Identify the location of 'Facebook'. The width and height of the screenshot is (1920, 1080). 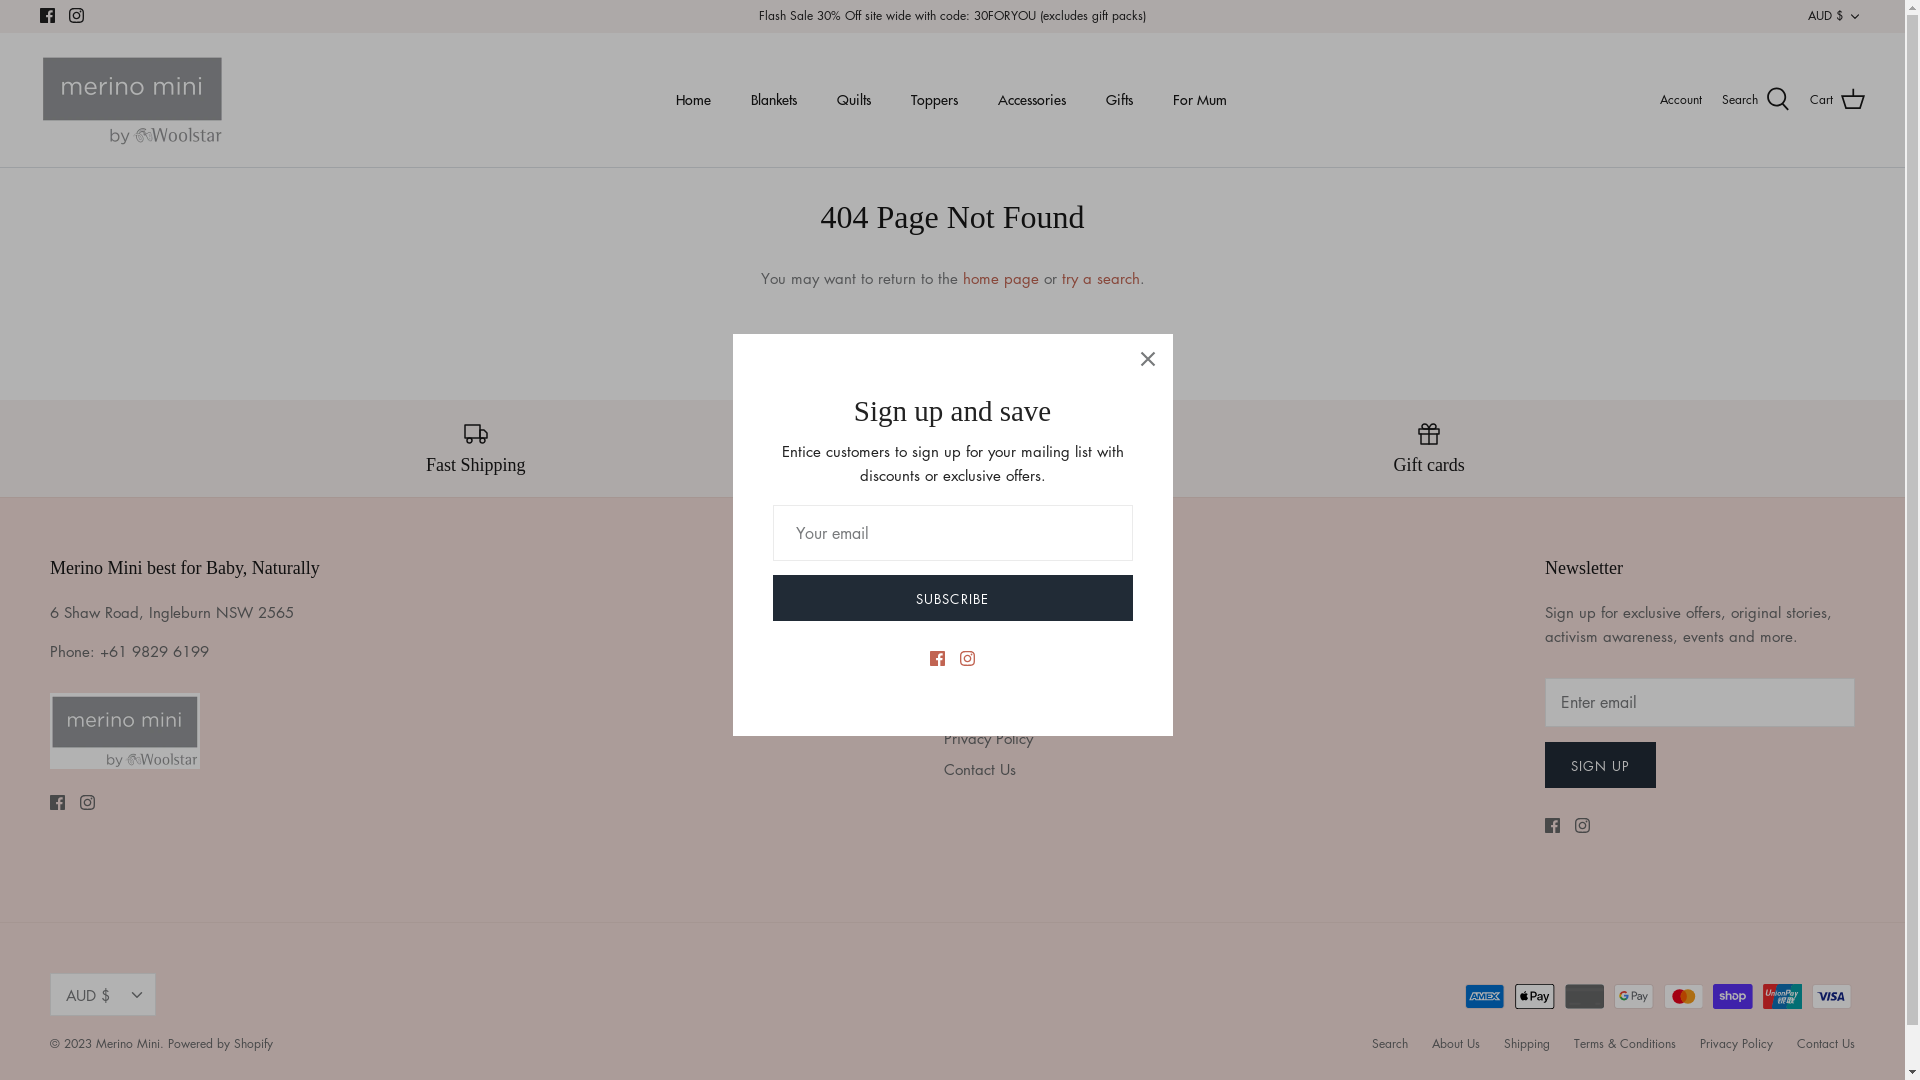
(57, 801).